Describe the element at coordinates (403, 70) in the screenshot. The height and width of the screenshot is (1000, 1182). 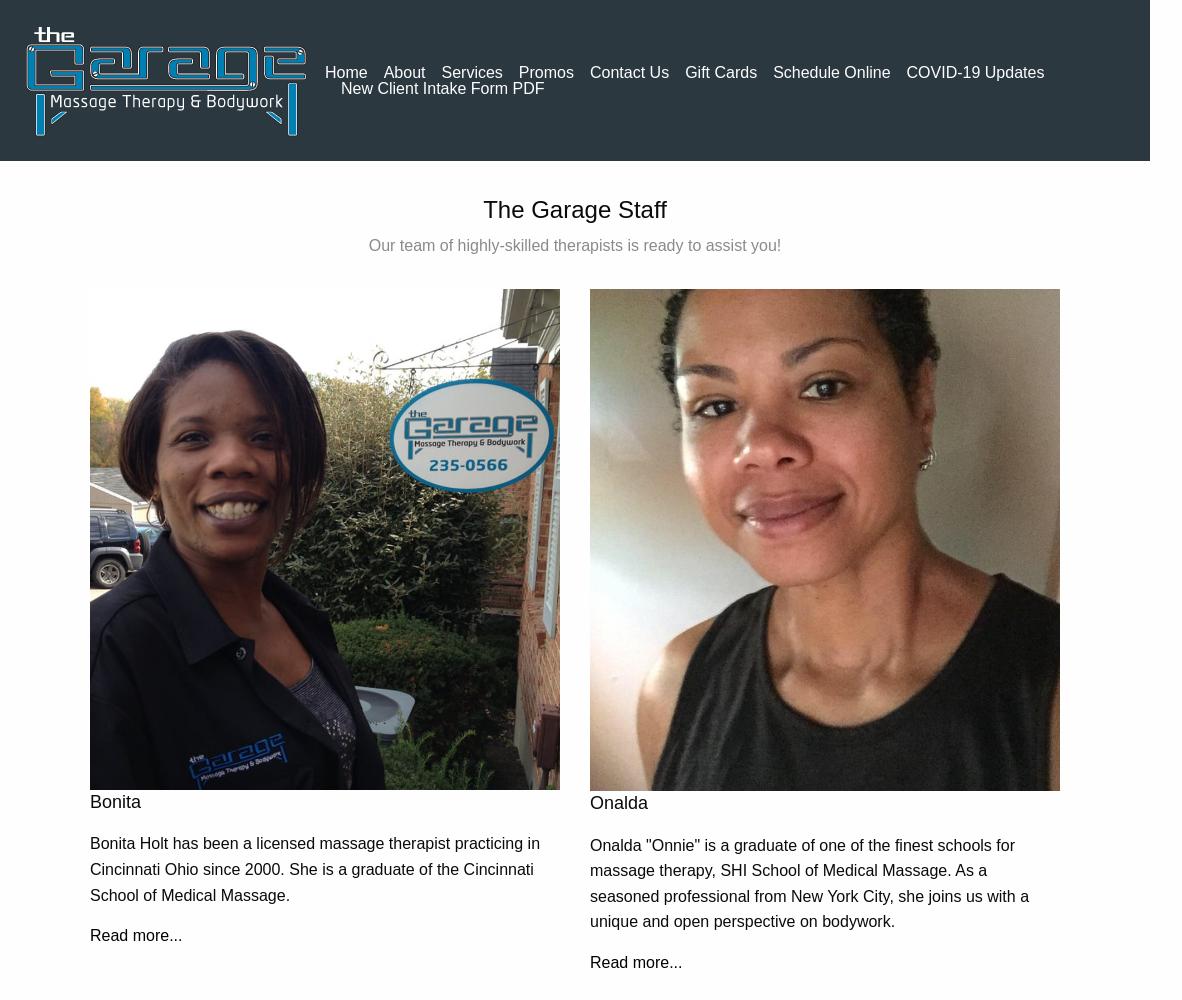
I see `'About'` at that location.